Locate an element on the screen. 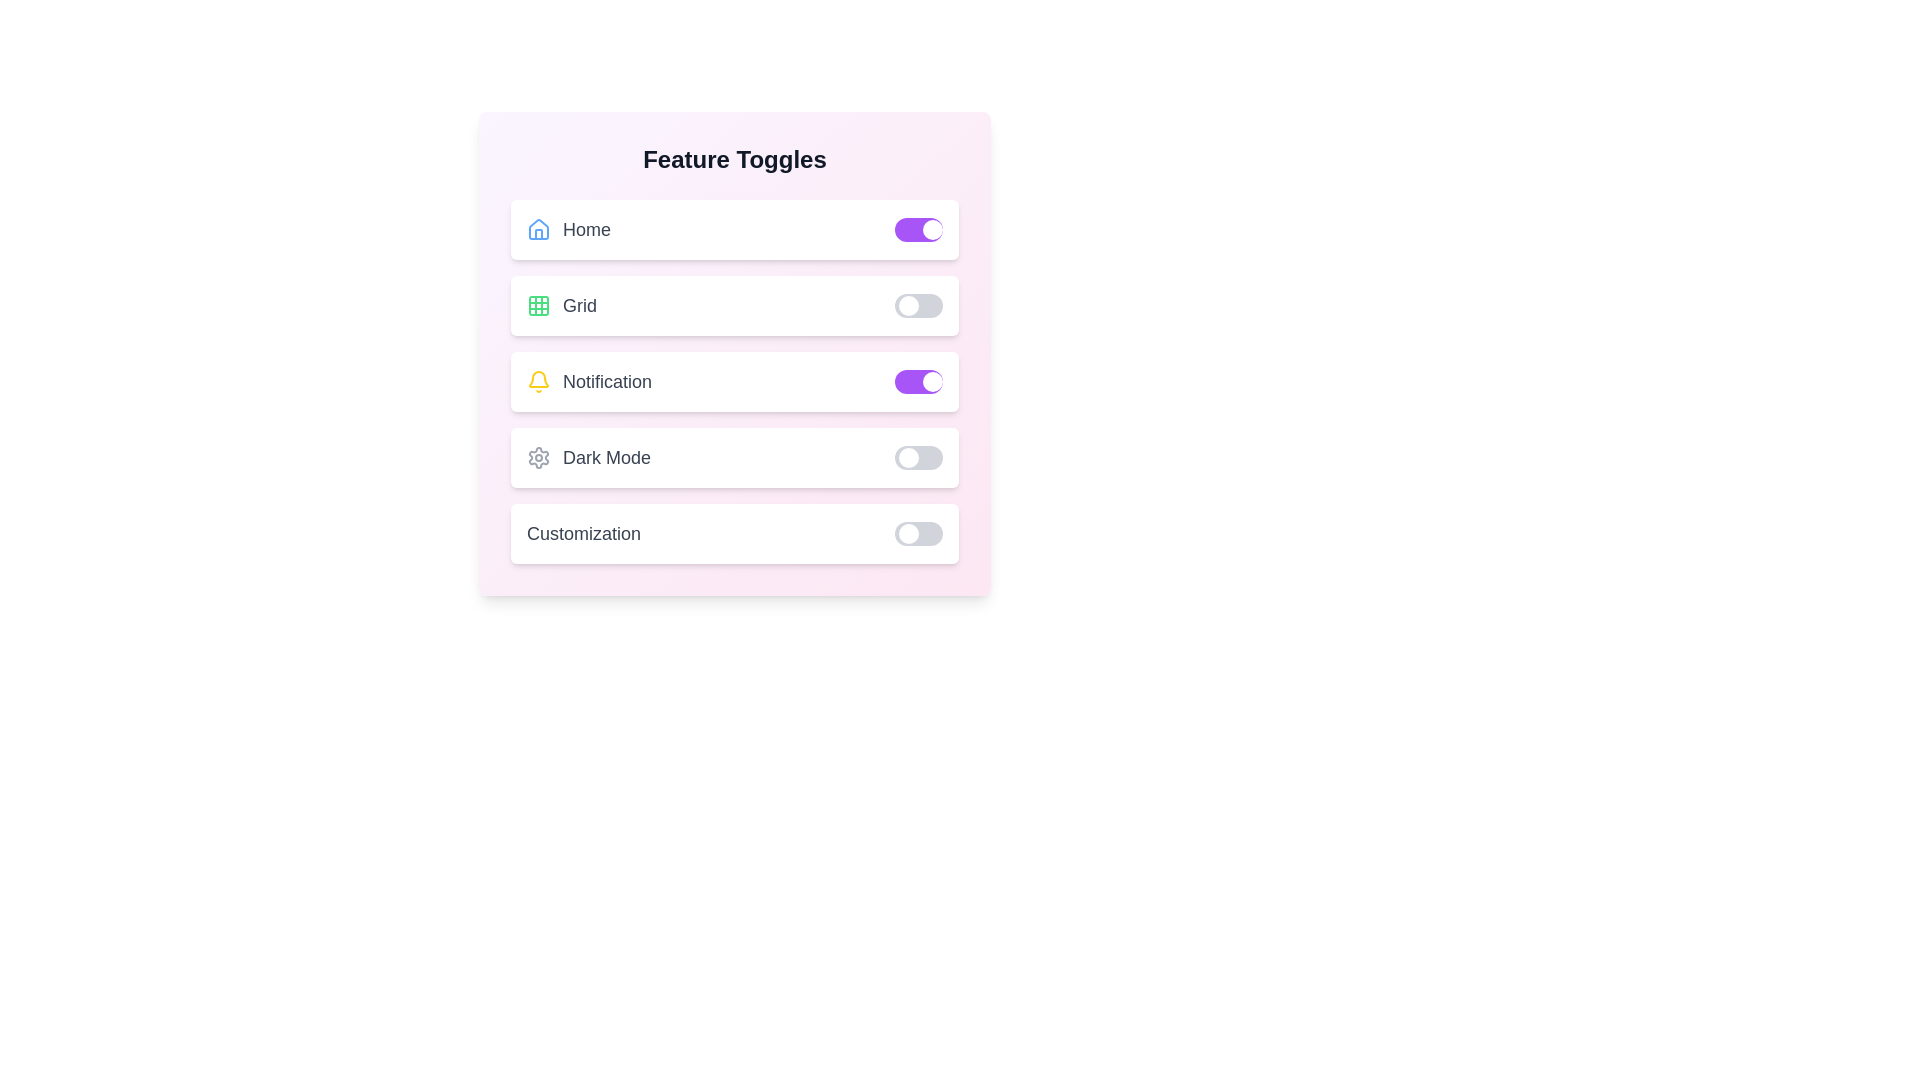 The height and width of the screenshot is (1080, 1920). the text label 'Customization' in the 'Feature Toggles' section, which is colored dark gray and aligned next to a toggle switch is located at coordinates (583, 532).